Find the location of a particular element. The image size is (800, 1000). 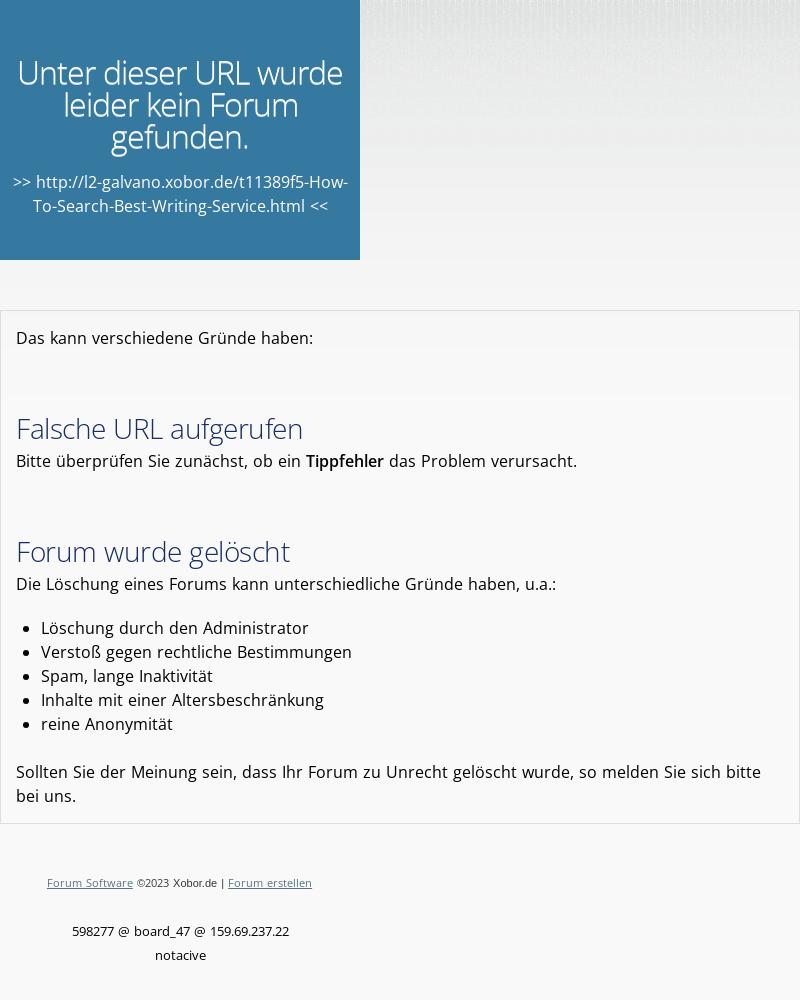

'Forum erstellen' is located at coordinates (270, 882).